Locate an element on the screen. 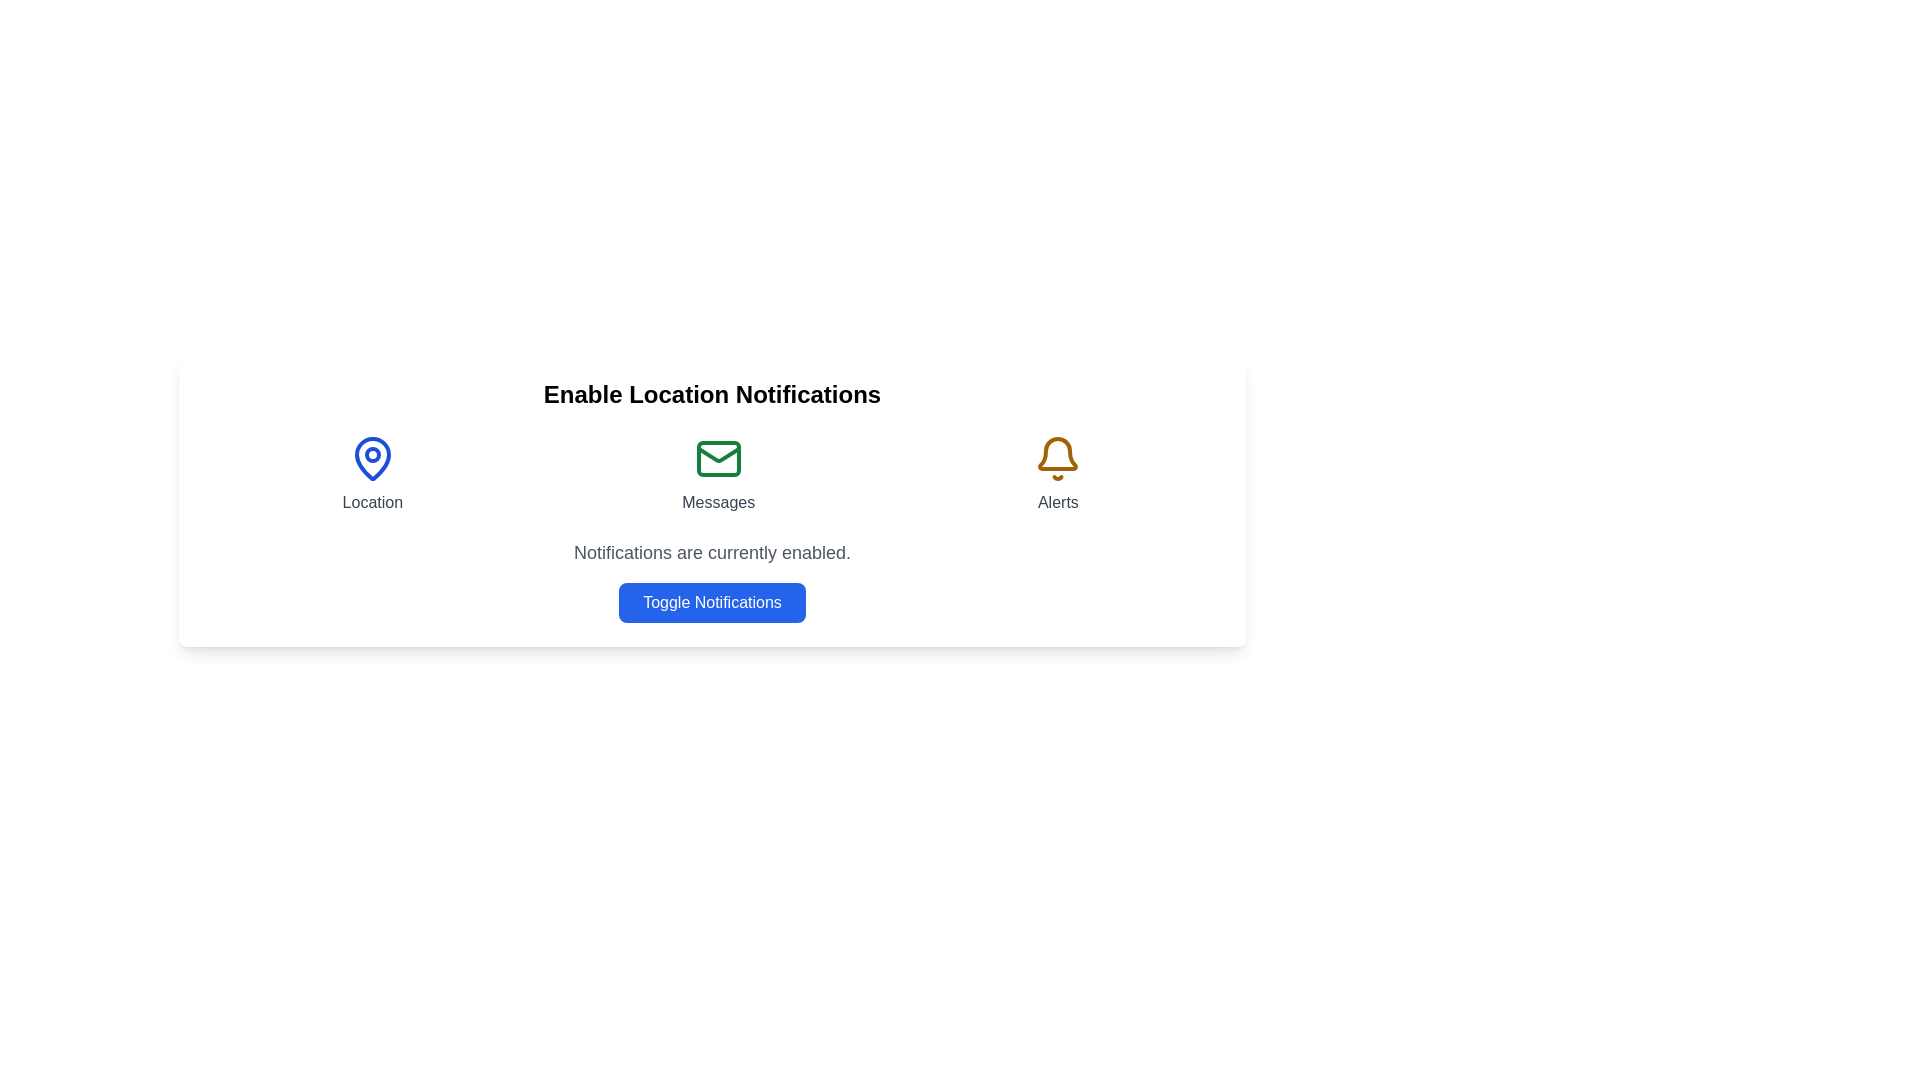 This screenshot has width=1920, height=1080. the vector graphic circle that serves as a visual indicator within the map pin icon, located directly above the 'Location' text and part of the blue-outlined pin graphic is located at coordinates (372, 455).